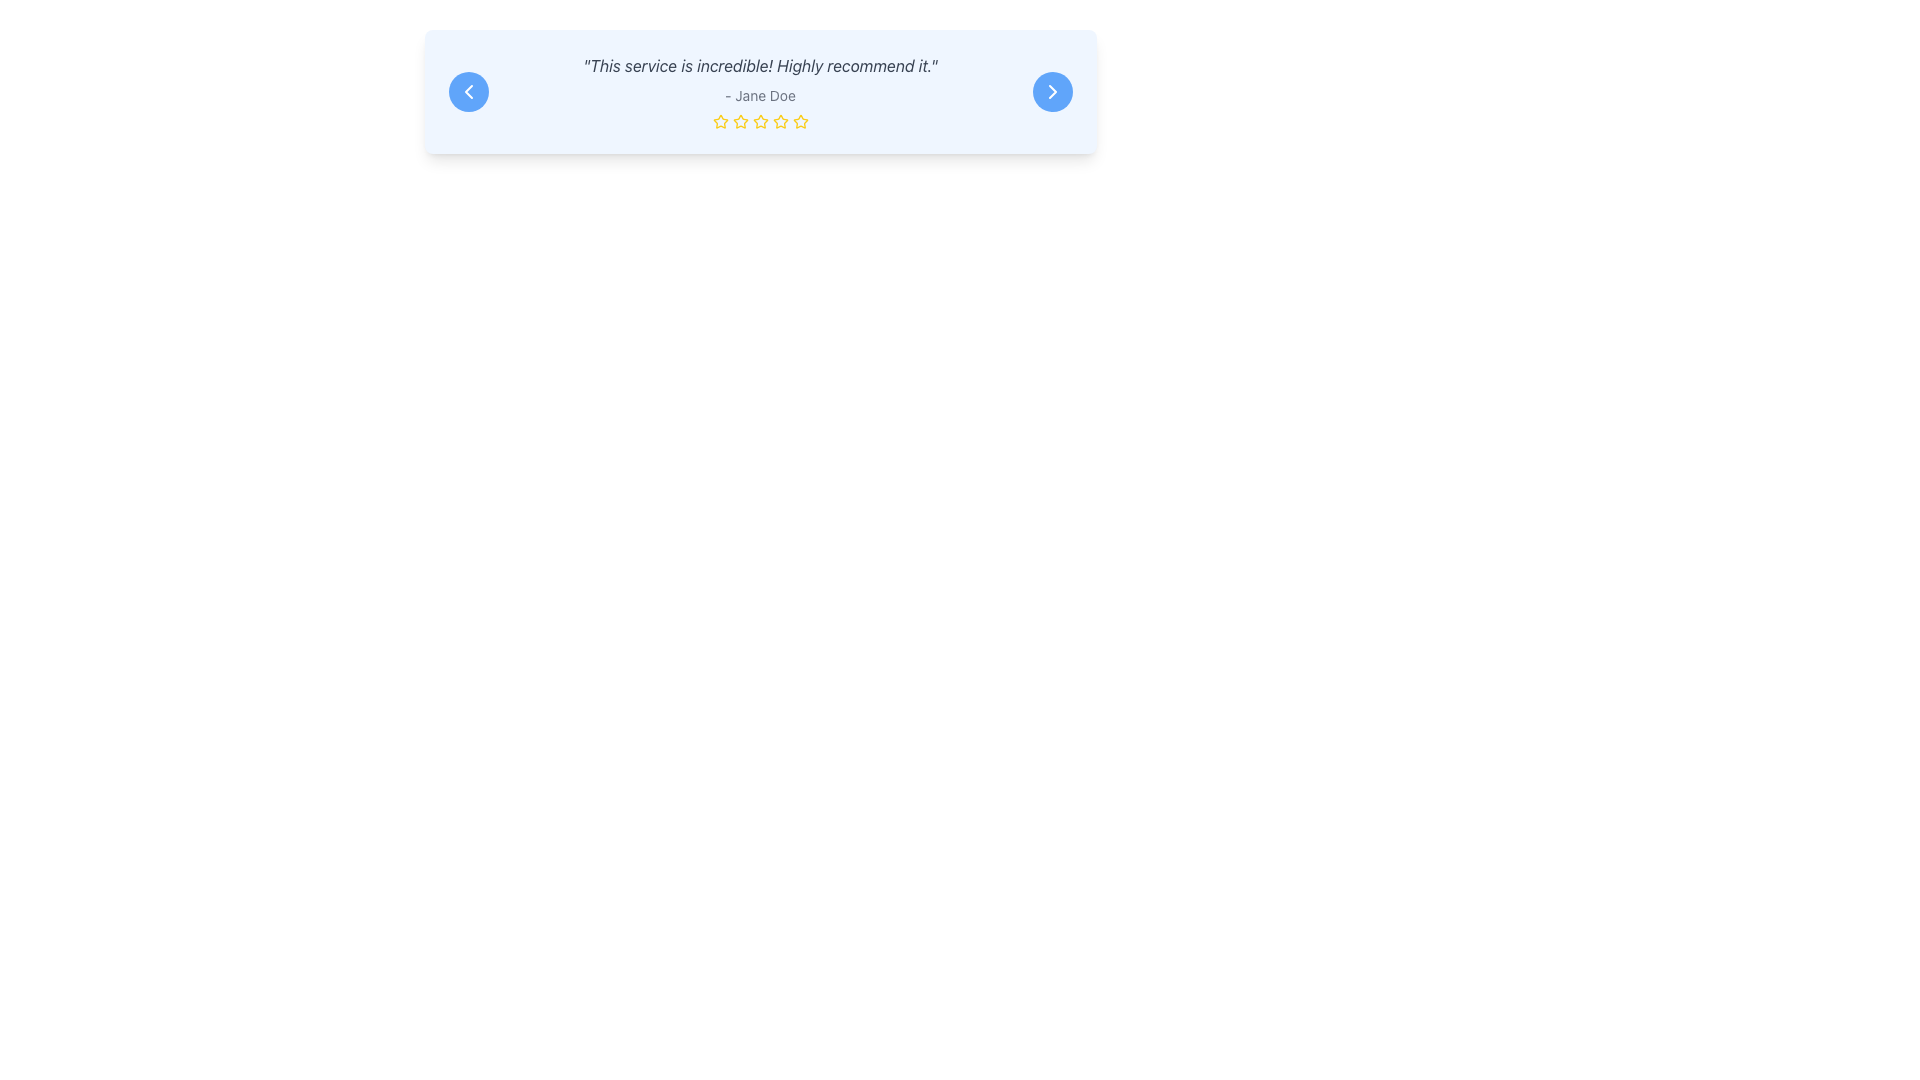  I want to click on the third star icon in the row of five star icons used for rating below the review text and reviewer's name, so click(720, 120).